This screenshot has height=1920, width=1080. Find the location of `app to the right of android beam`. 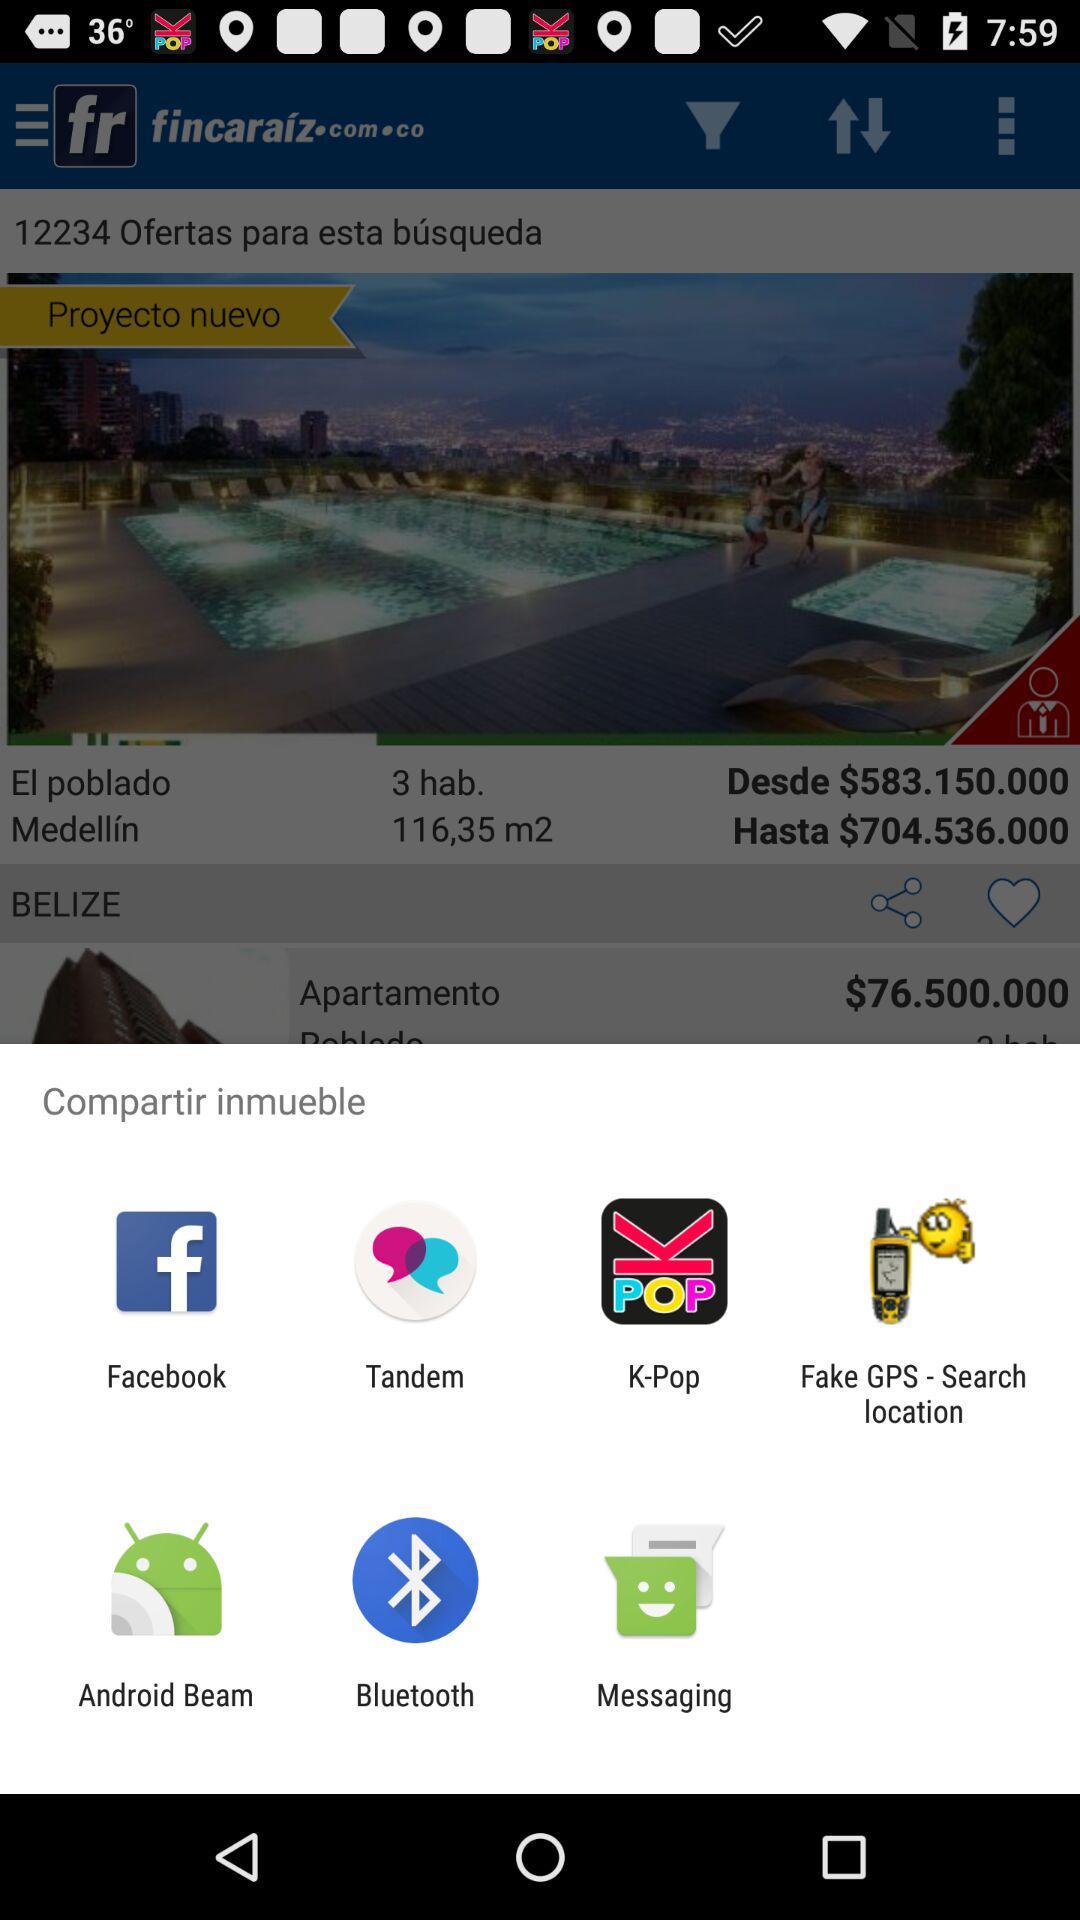

app to the right of android beam is located at coordinates (414, 1711).